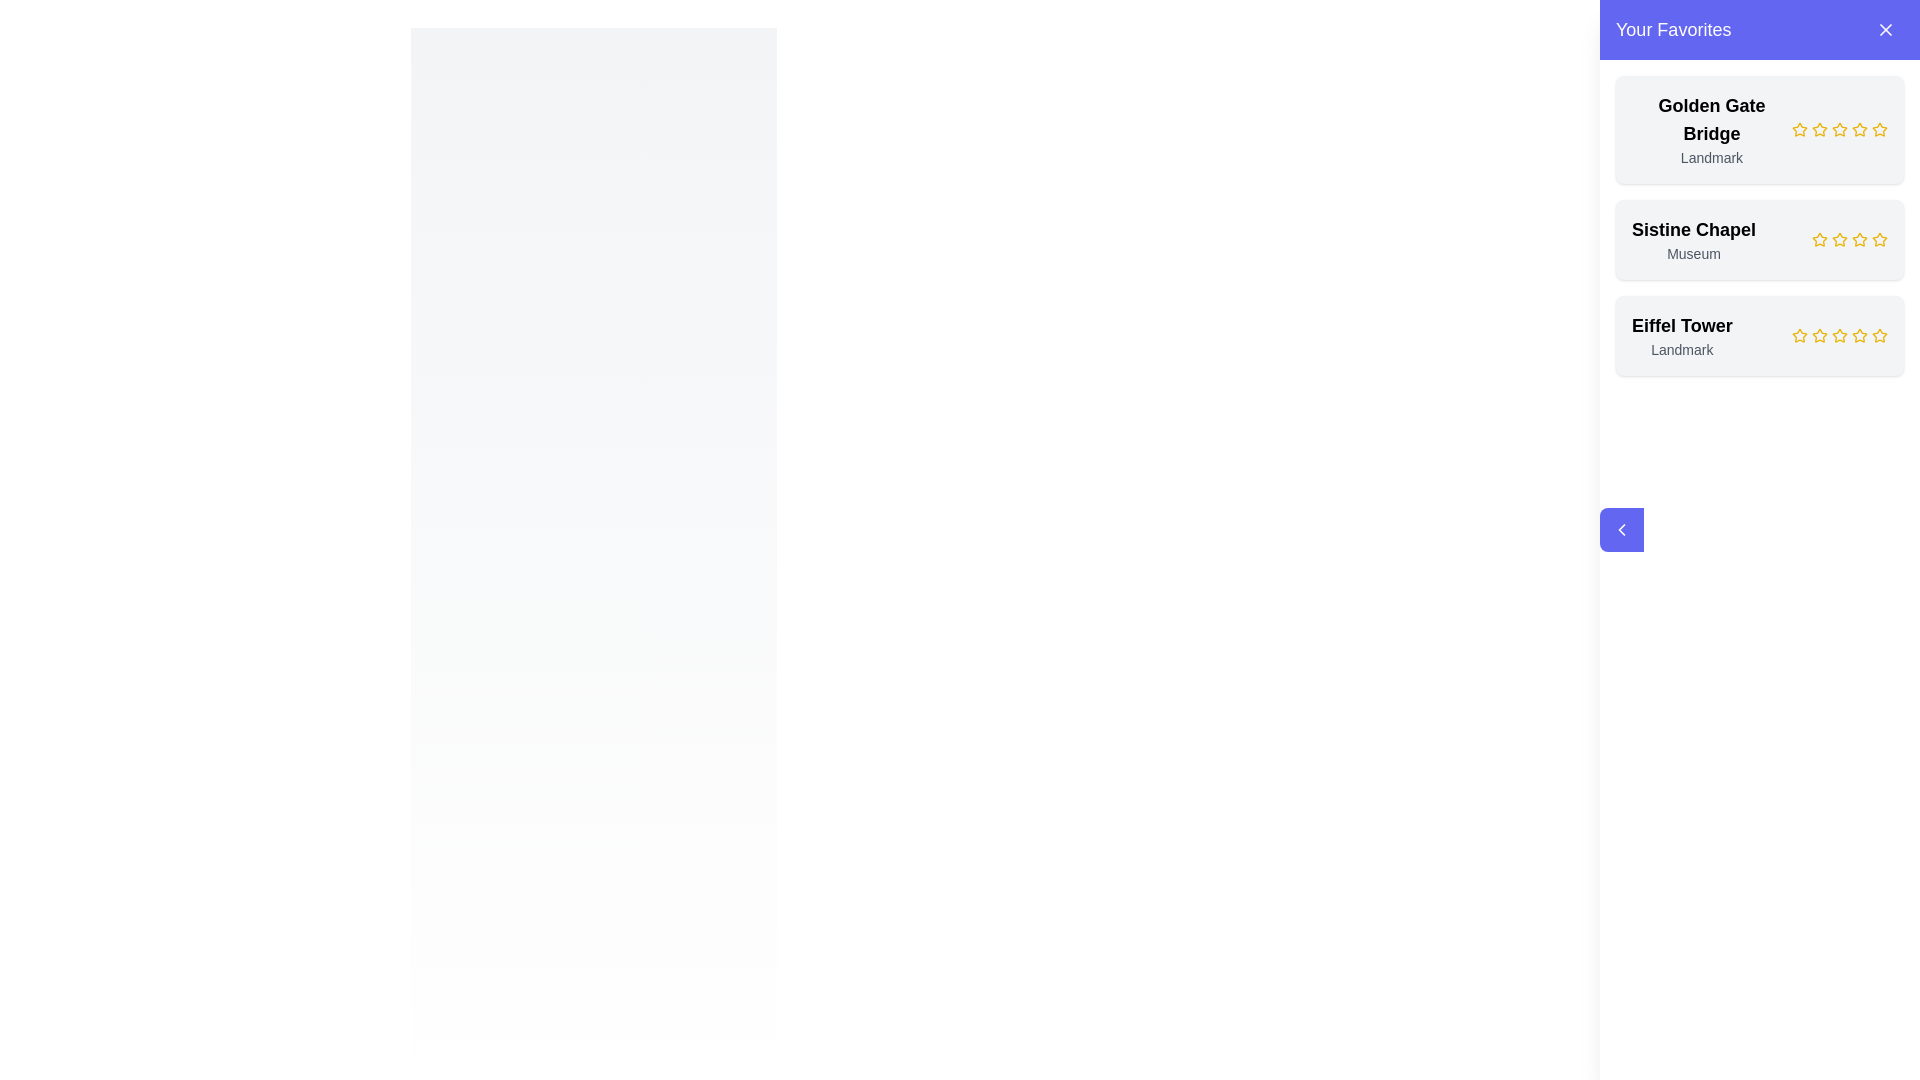 Image resolution: width=1920 pixels, height=1080 pixels. I want to click on the rating stars element associated with the 'Eiffel Tower' entity located within the 'Your Favorites' panel, so click(1839, 334).